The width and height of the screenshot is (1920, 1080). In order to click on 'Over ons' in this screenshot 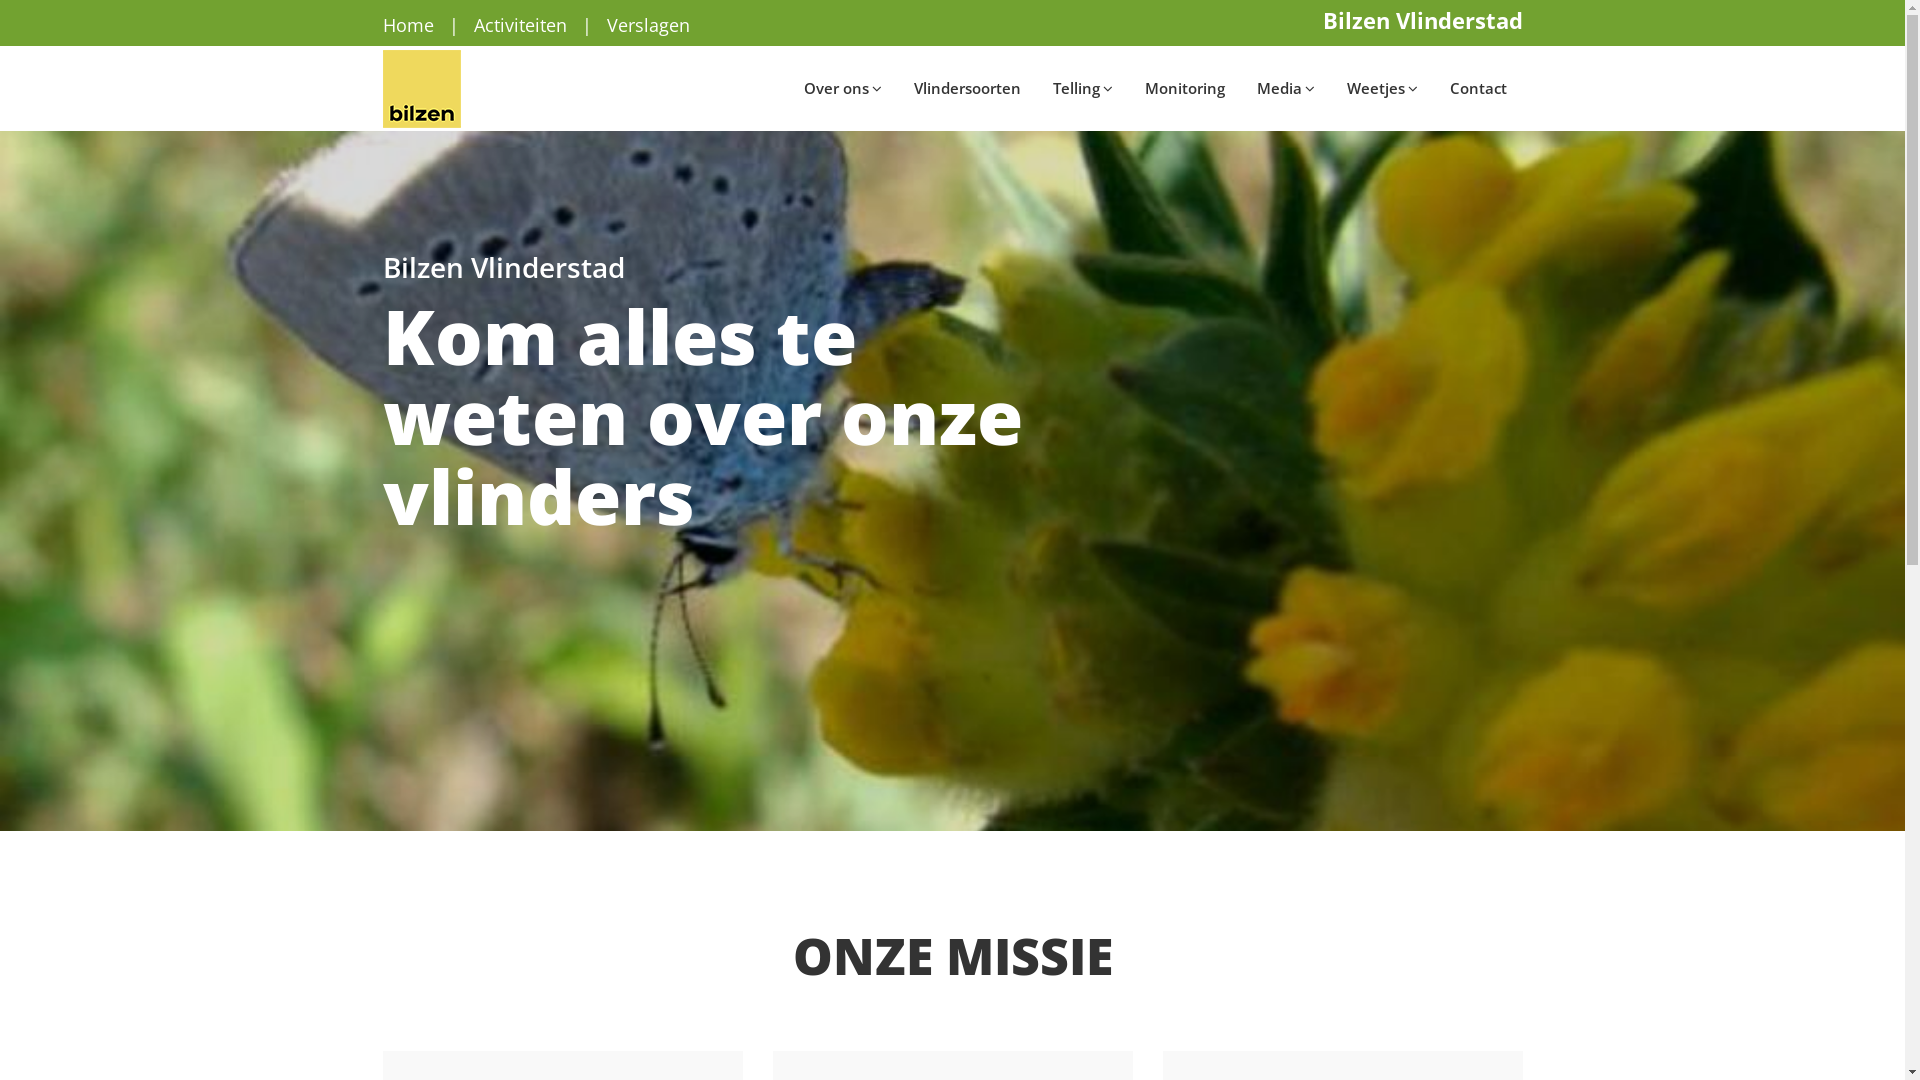, I will do `click(843, 87)`.